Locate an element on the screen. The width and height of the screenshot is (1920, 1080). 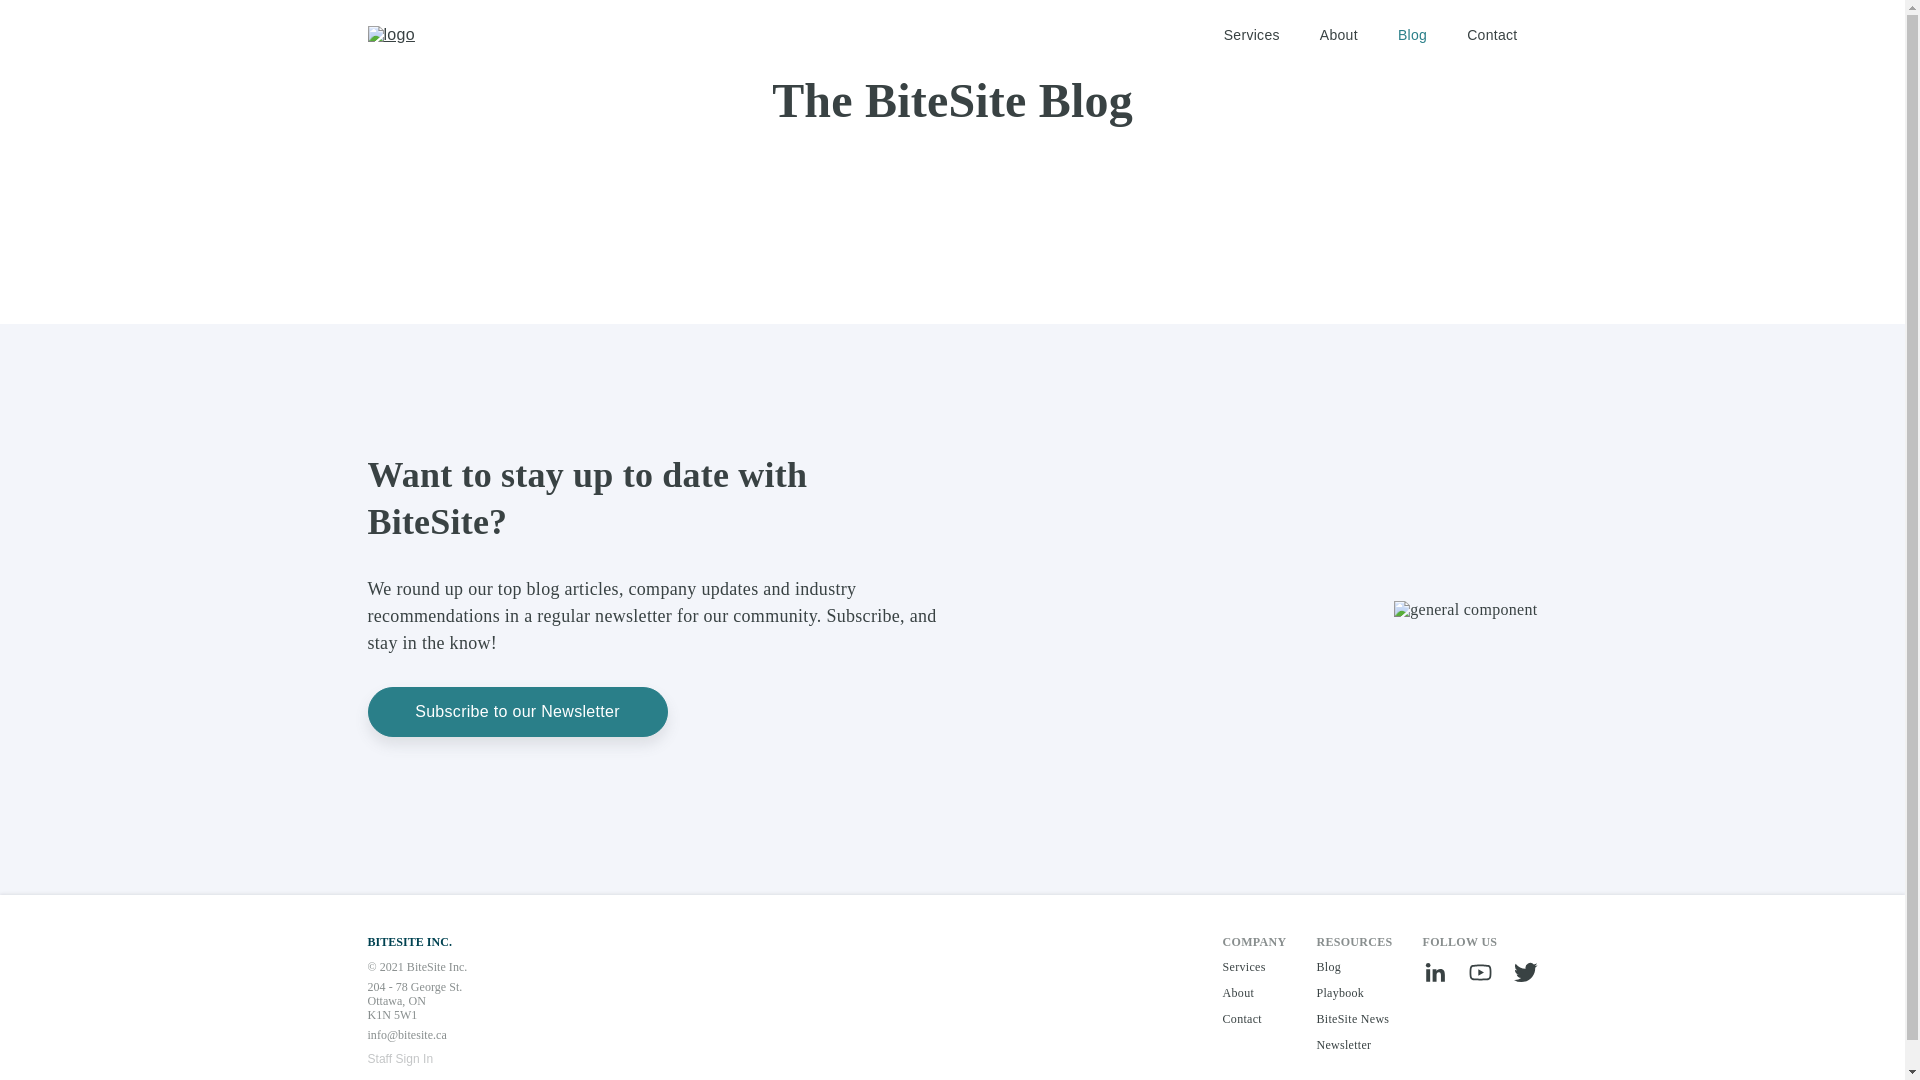
'Blog' is located at coordinates (1353, 966).